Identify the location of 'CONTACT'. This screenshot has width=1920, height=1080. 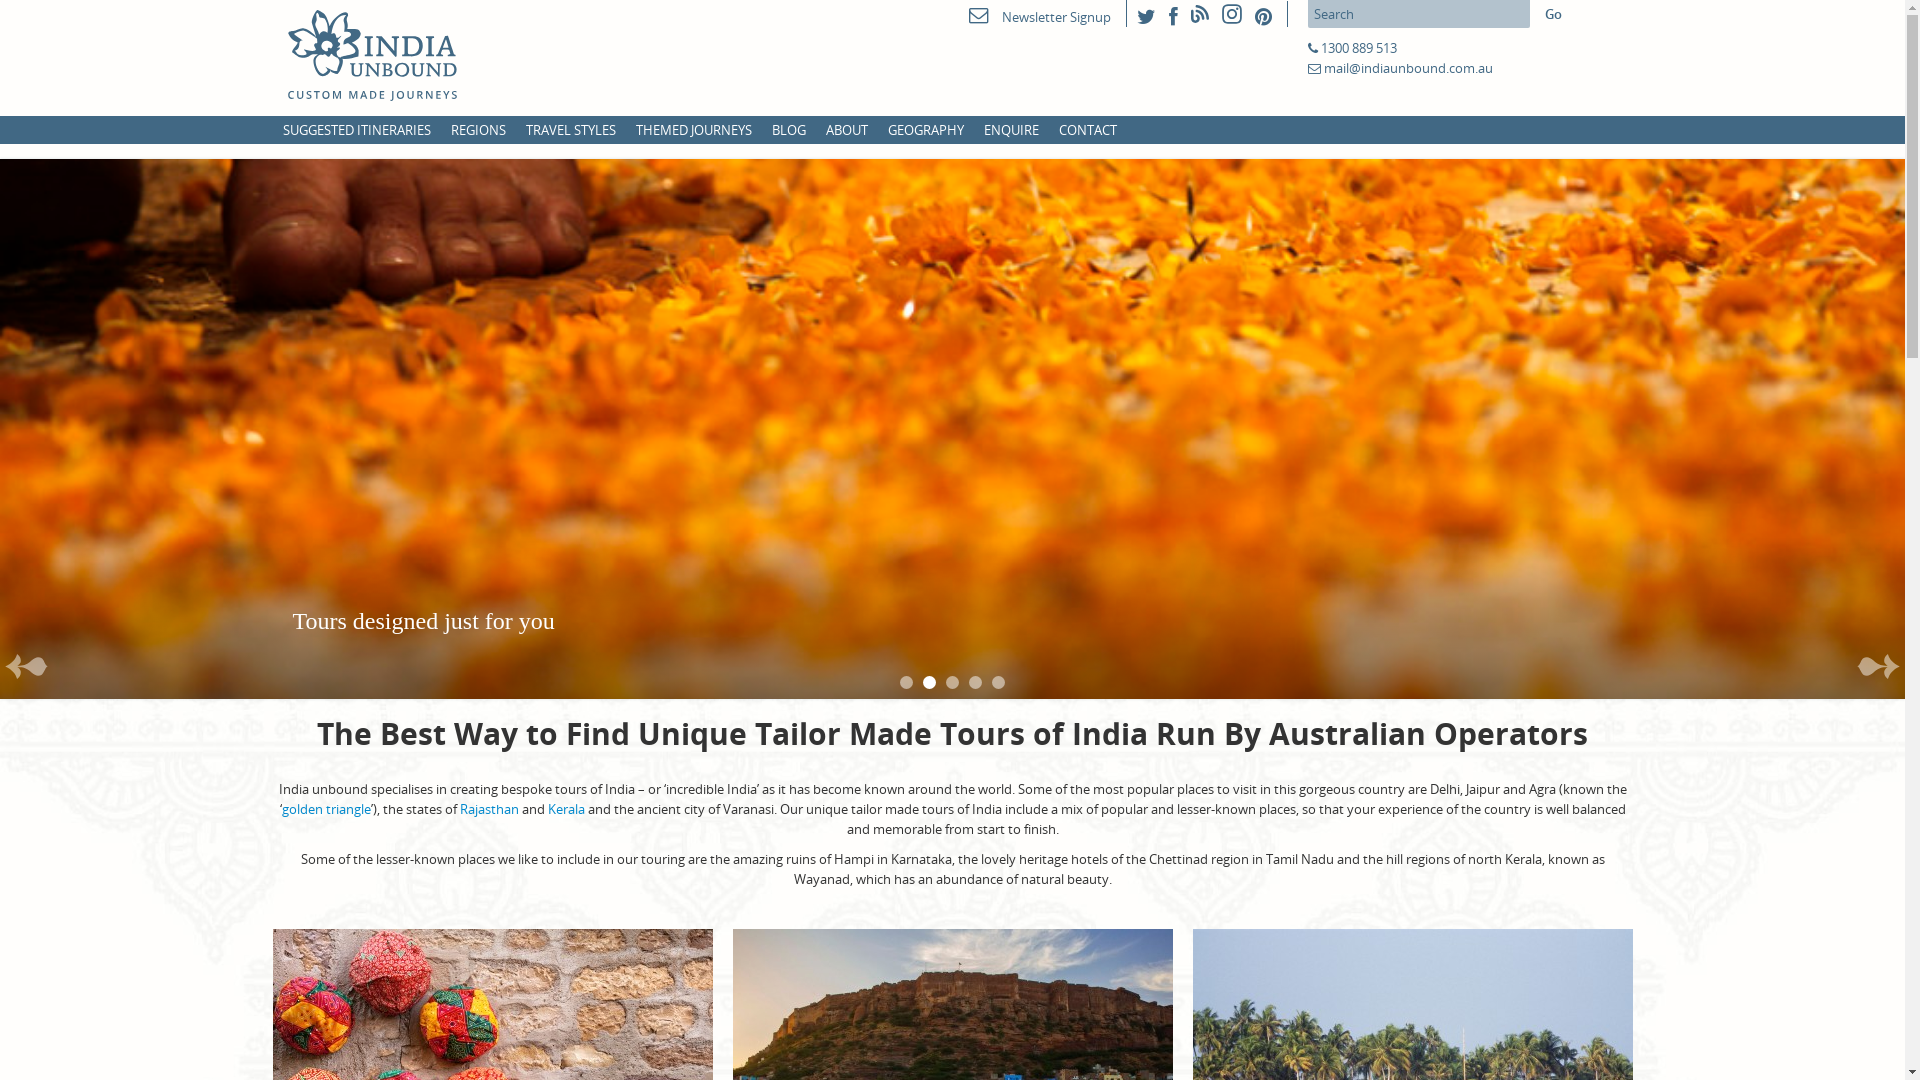
(1056, 130).